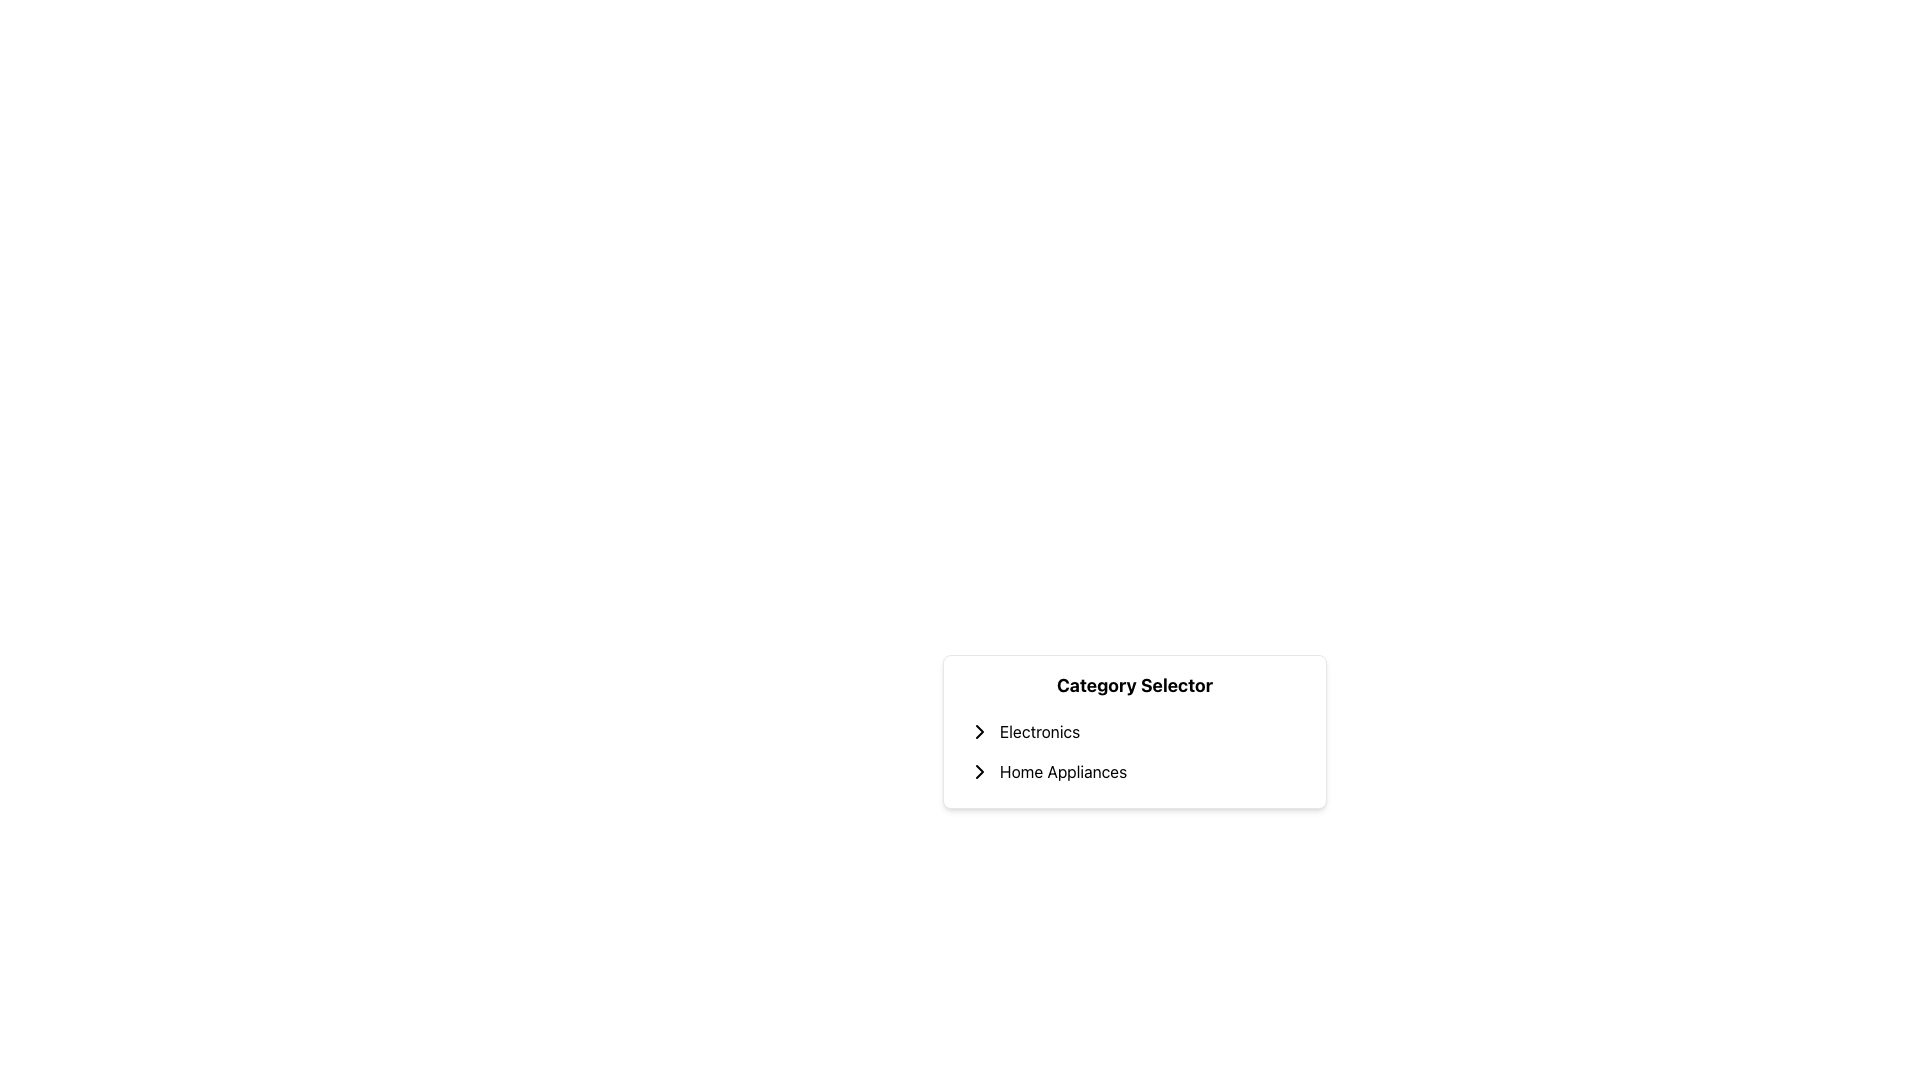  What do you see at coordinates (1040, 732) in the screenshot?
I see `the 'Electronics' text label` at bounding box center [1040, 732].